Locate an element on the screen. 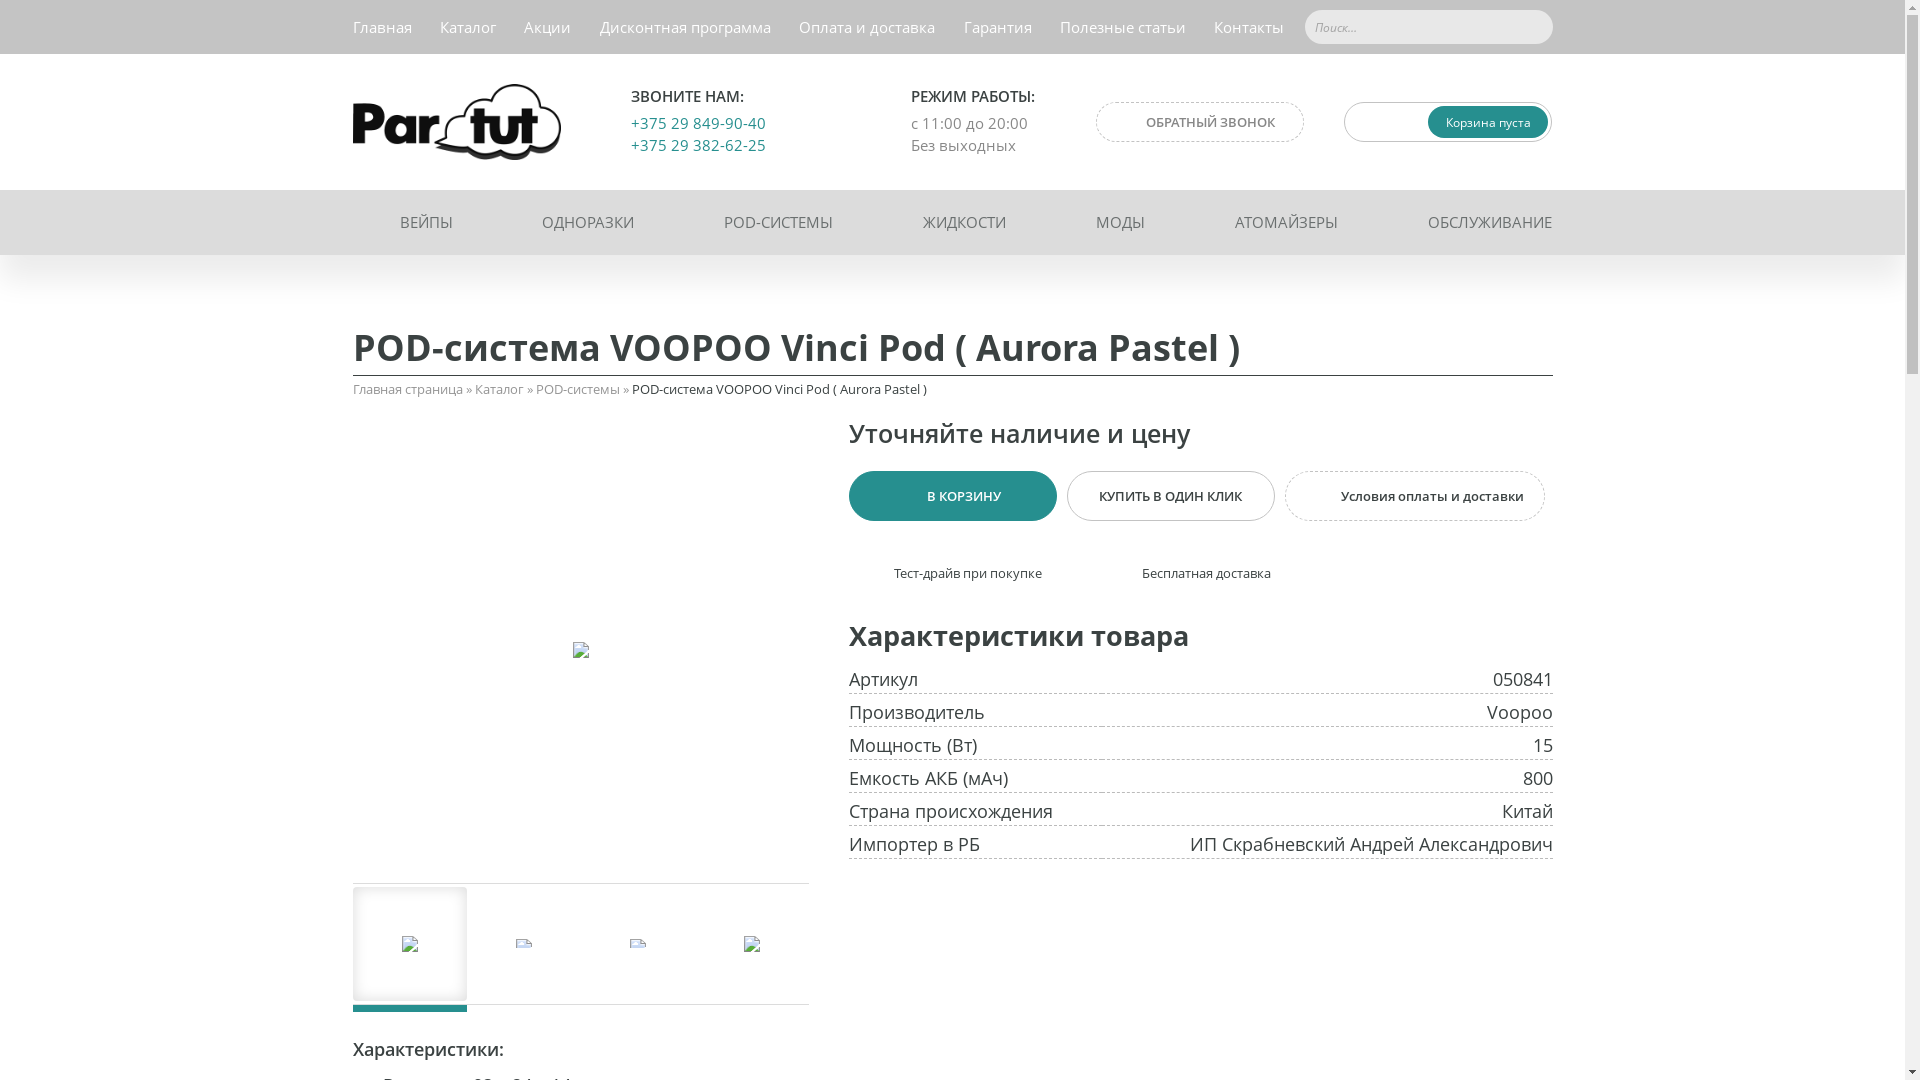 The height and width of the screenshot is (1080, 1920). '+375 29 382-62-25' is located at coordinates (698, 144).